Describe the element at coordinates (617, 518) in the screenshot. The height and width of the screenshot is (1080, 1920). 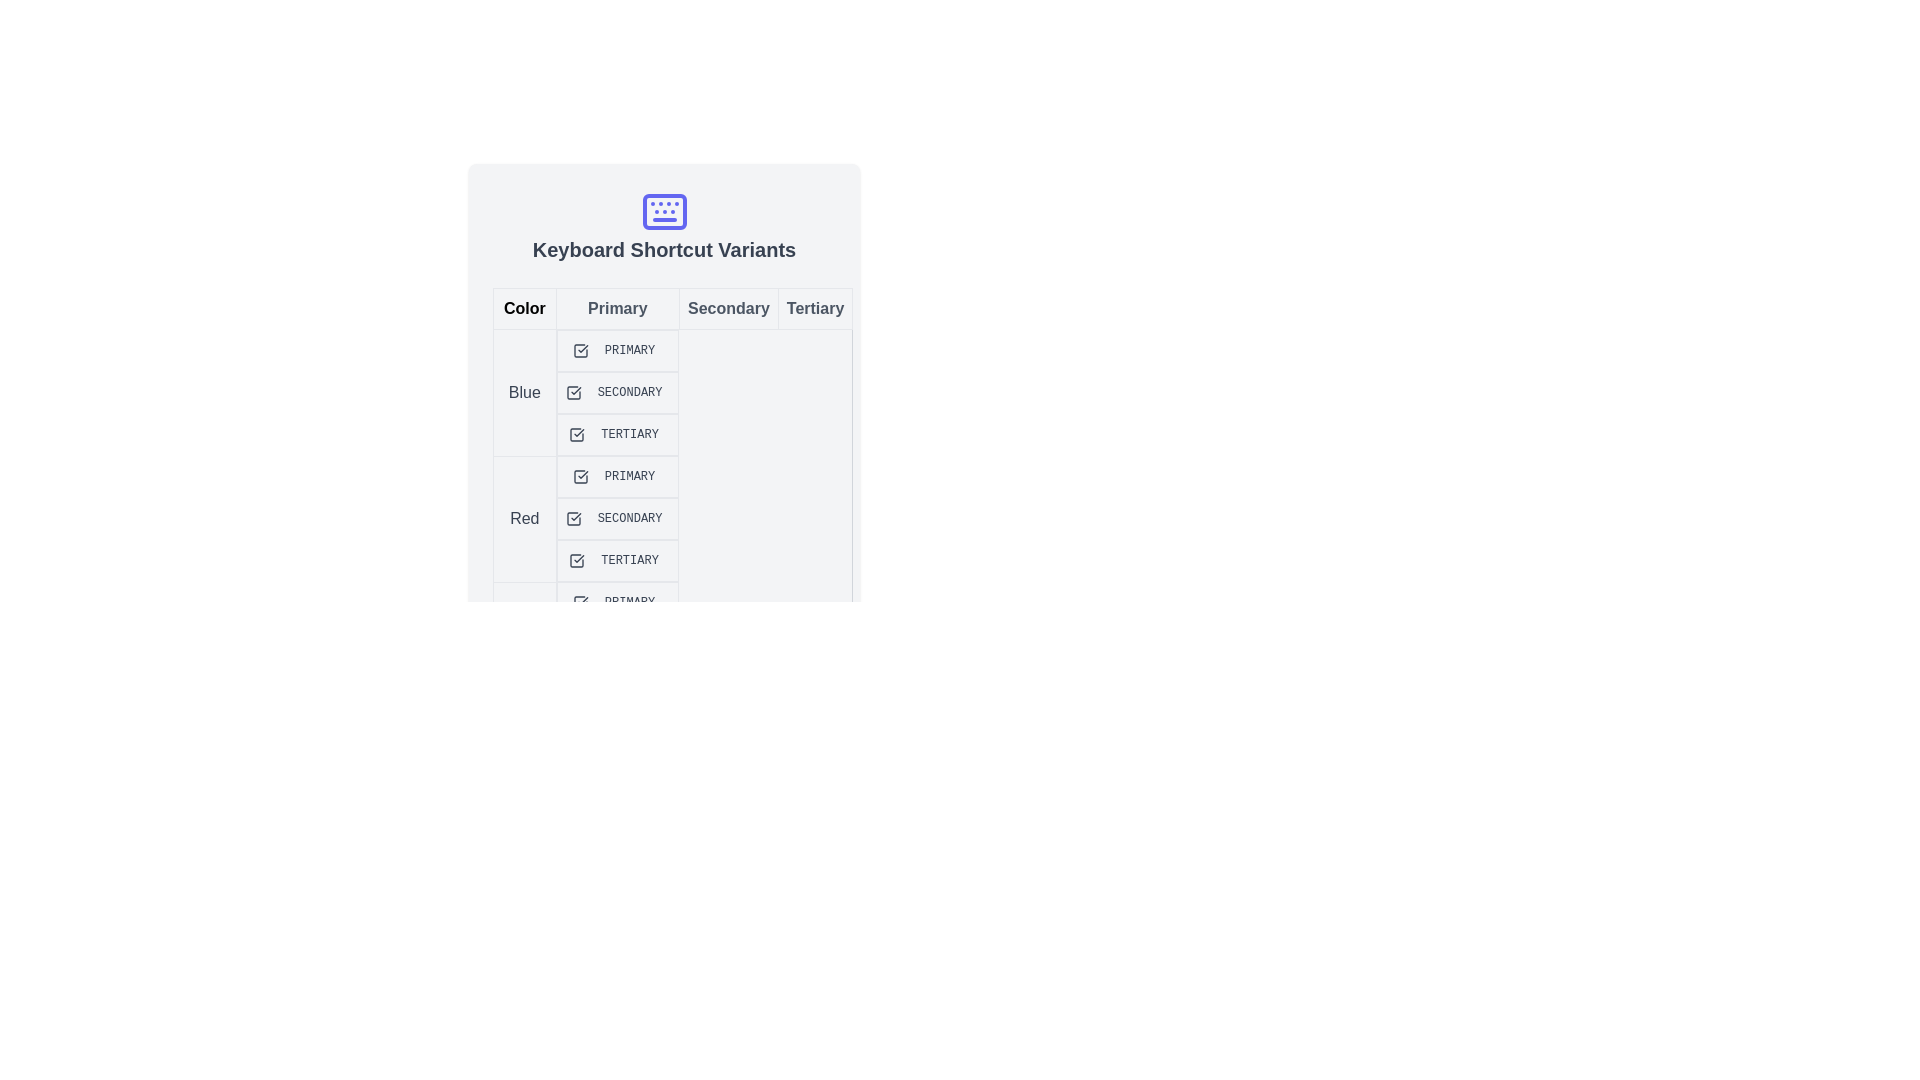
I see `the 'Secondary' label for the 'Red' category` at that location.